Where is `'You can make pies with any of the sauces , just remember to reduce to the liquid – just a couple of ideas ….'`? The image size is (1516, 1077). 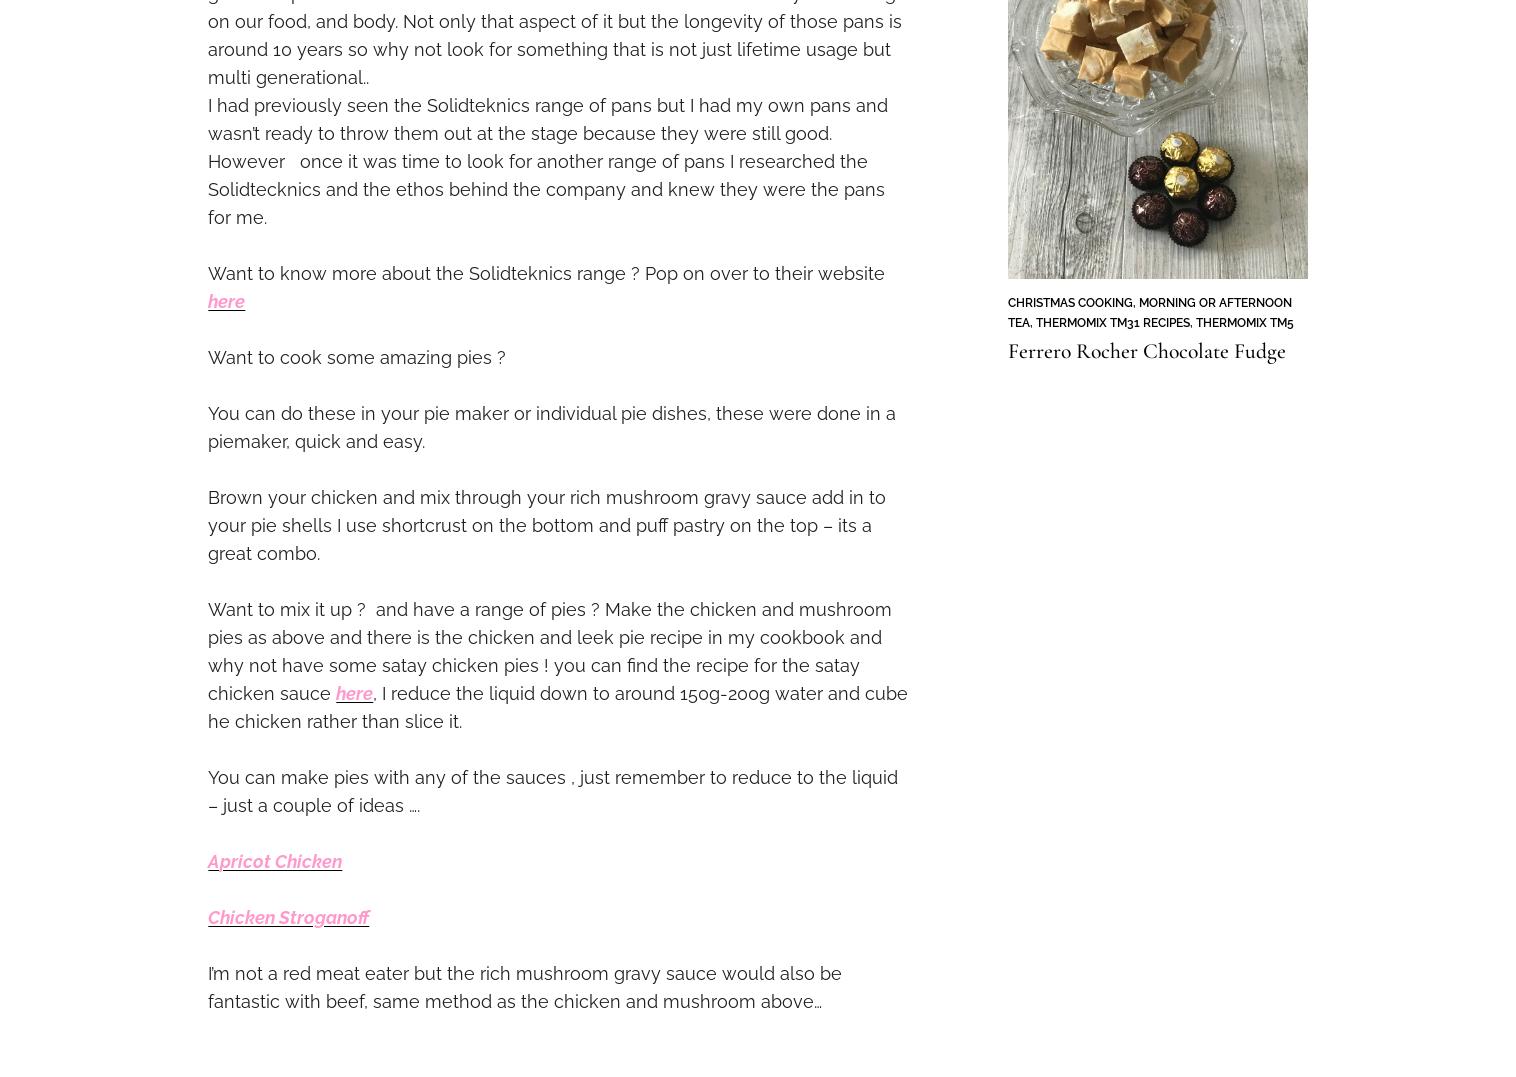
'You can make pies with any of the sauces , just remember to reduce to the liquid – just a couple of ideas ….' is located at coordinates (552, 790).